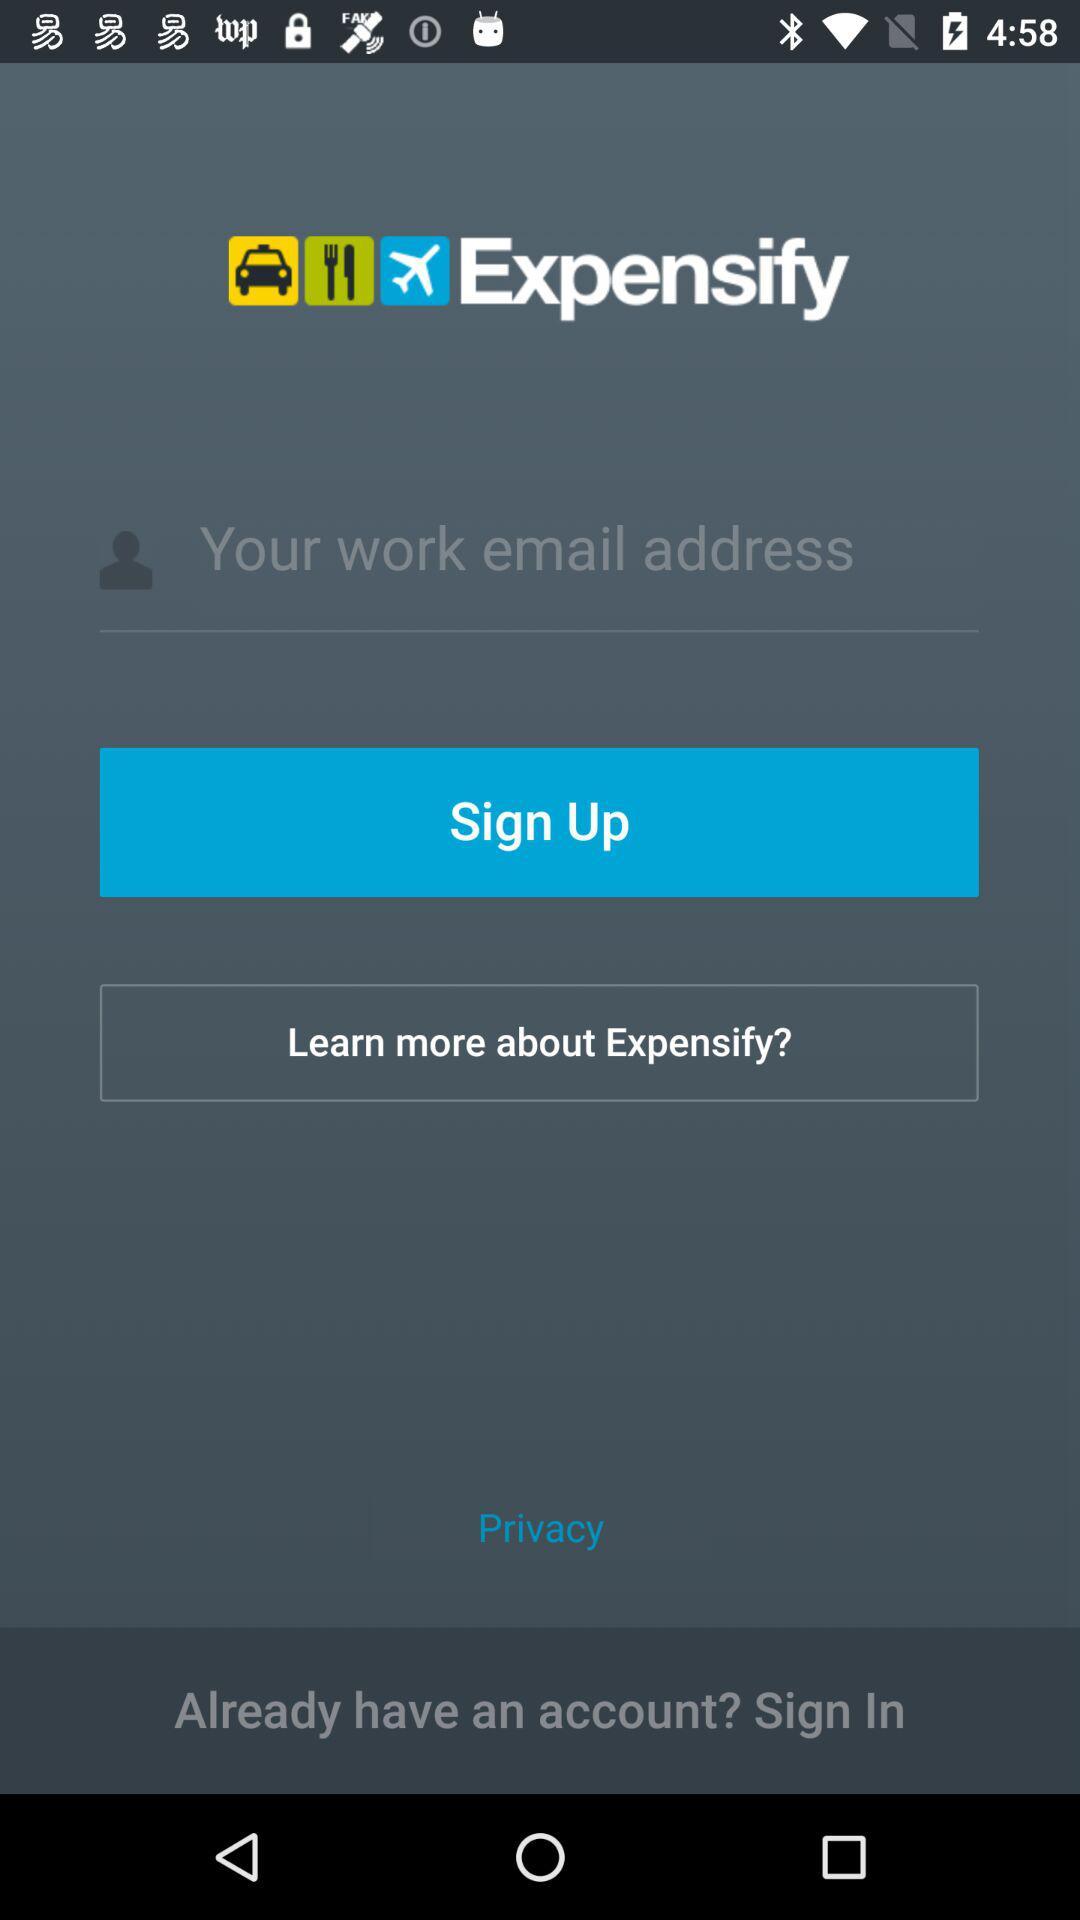 The image size is (1080, 1920). I want to click on the avatar icon, so click(126, 560).